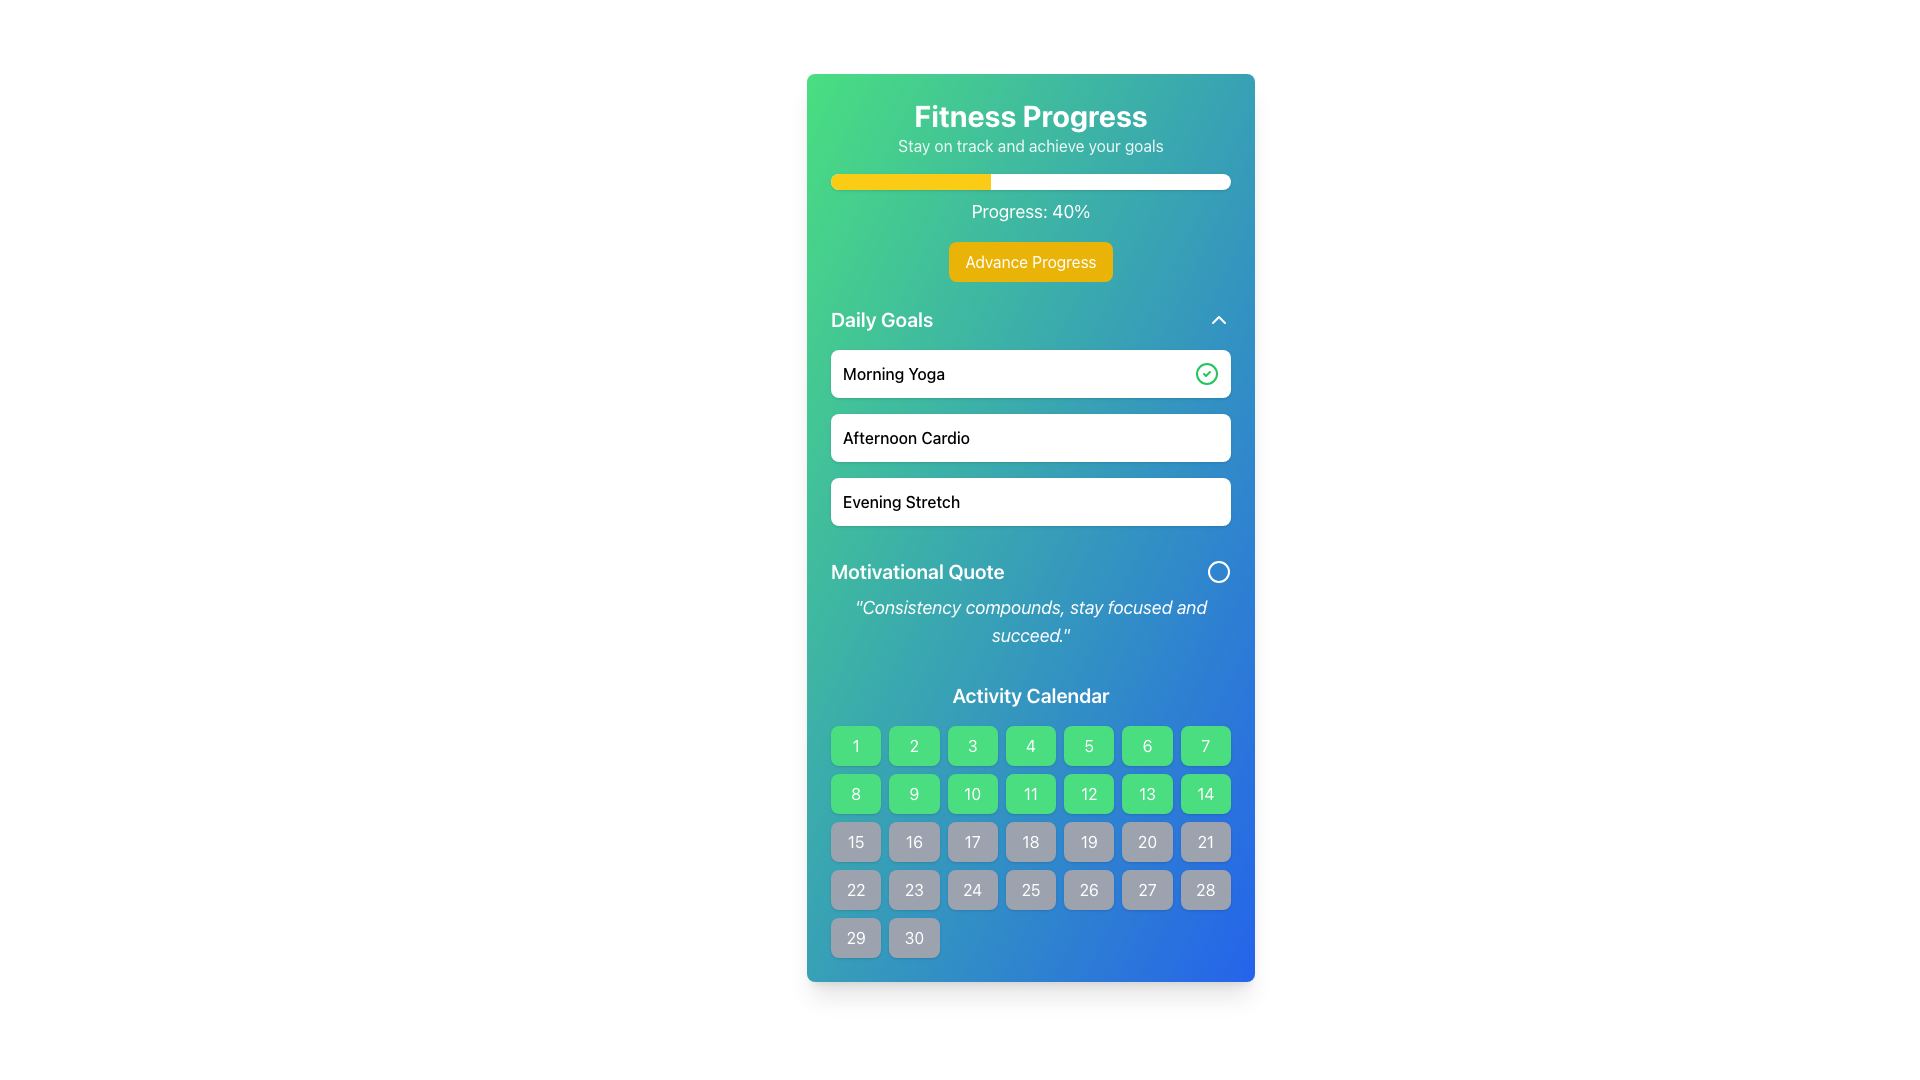  I want to click on the Day cell in the fourth row and fourth column of the calendar grid in the 'Activity Calendar', which is inactive or unavailable indicated by its gray color, so click(1031, 841).